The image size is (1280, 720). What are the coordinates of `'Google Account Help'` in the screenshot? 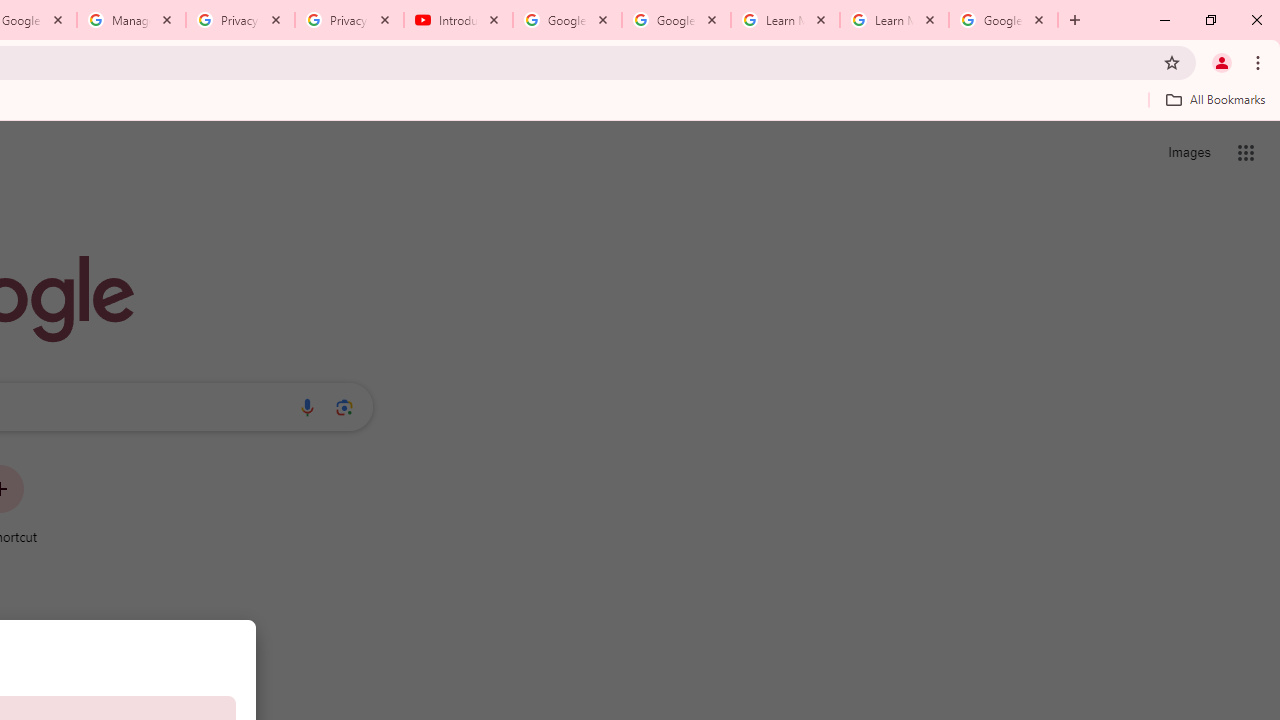 It's located at (676, 20).